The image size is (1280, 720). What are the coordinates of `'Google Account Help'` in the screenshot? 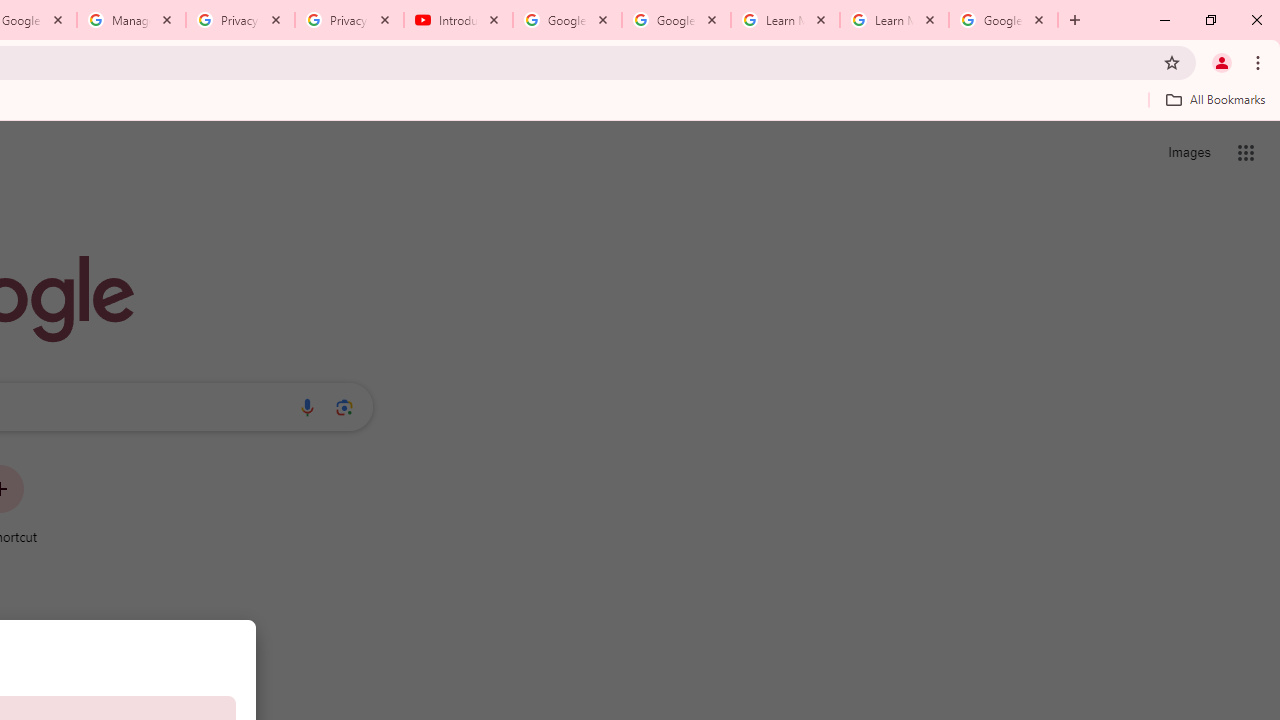 It's located at (676, 20).